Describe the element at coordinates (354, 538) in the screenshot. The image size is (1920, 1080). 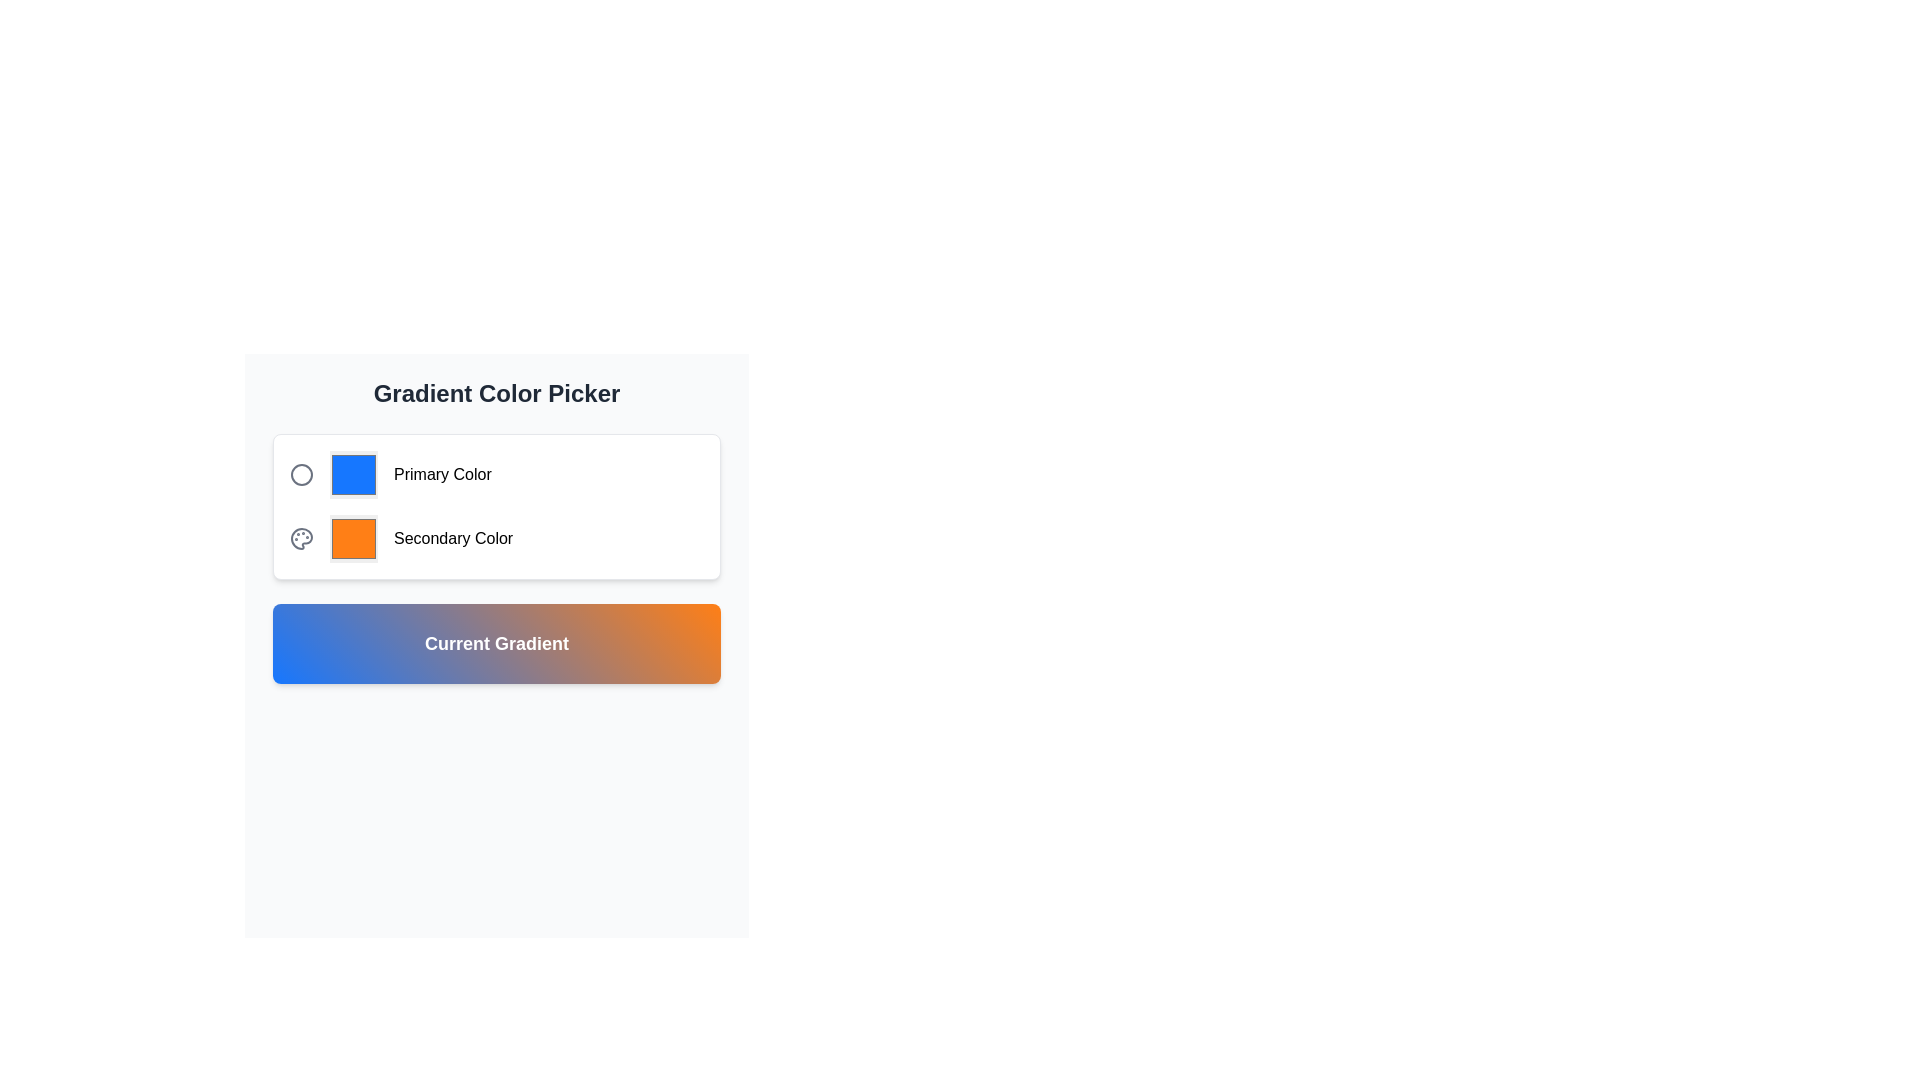
I see `the 'Secondary Color' selection input in the color picker interface` at that location.